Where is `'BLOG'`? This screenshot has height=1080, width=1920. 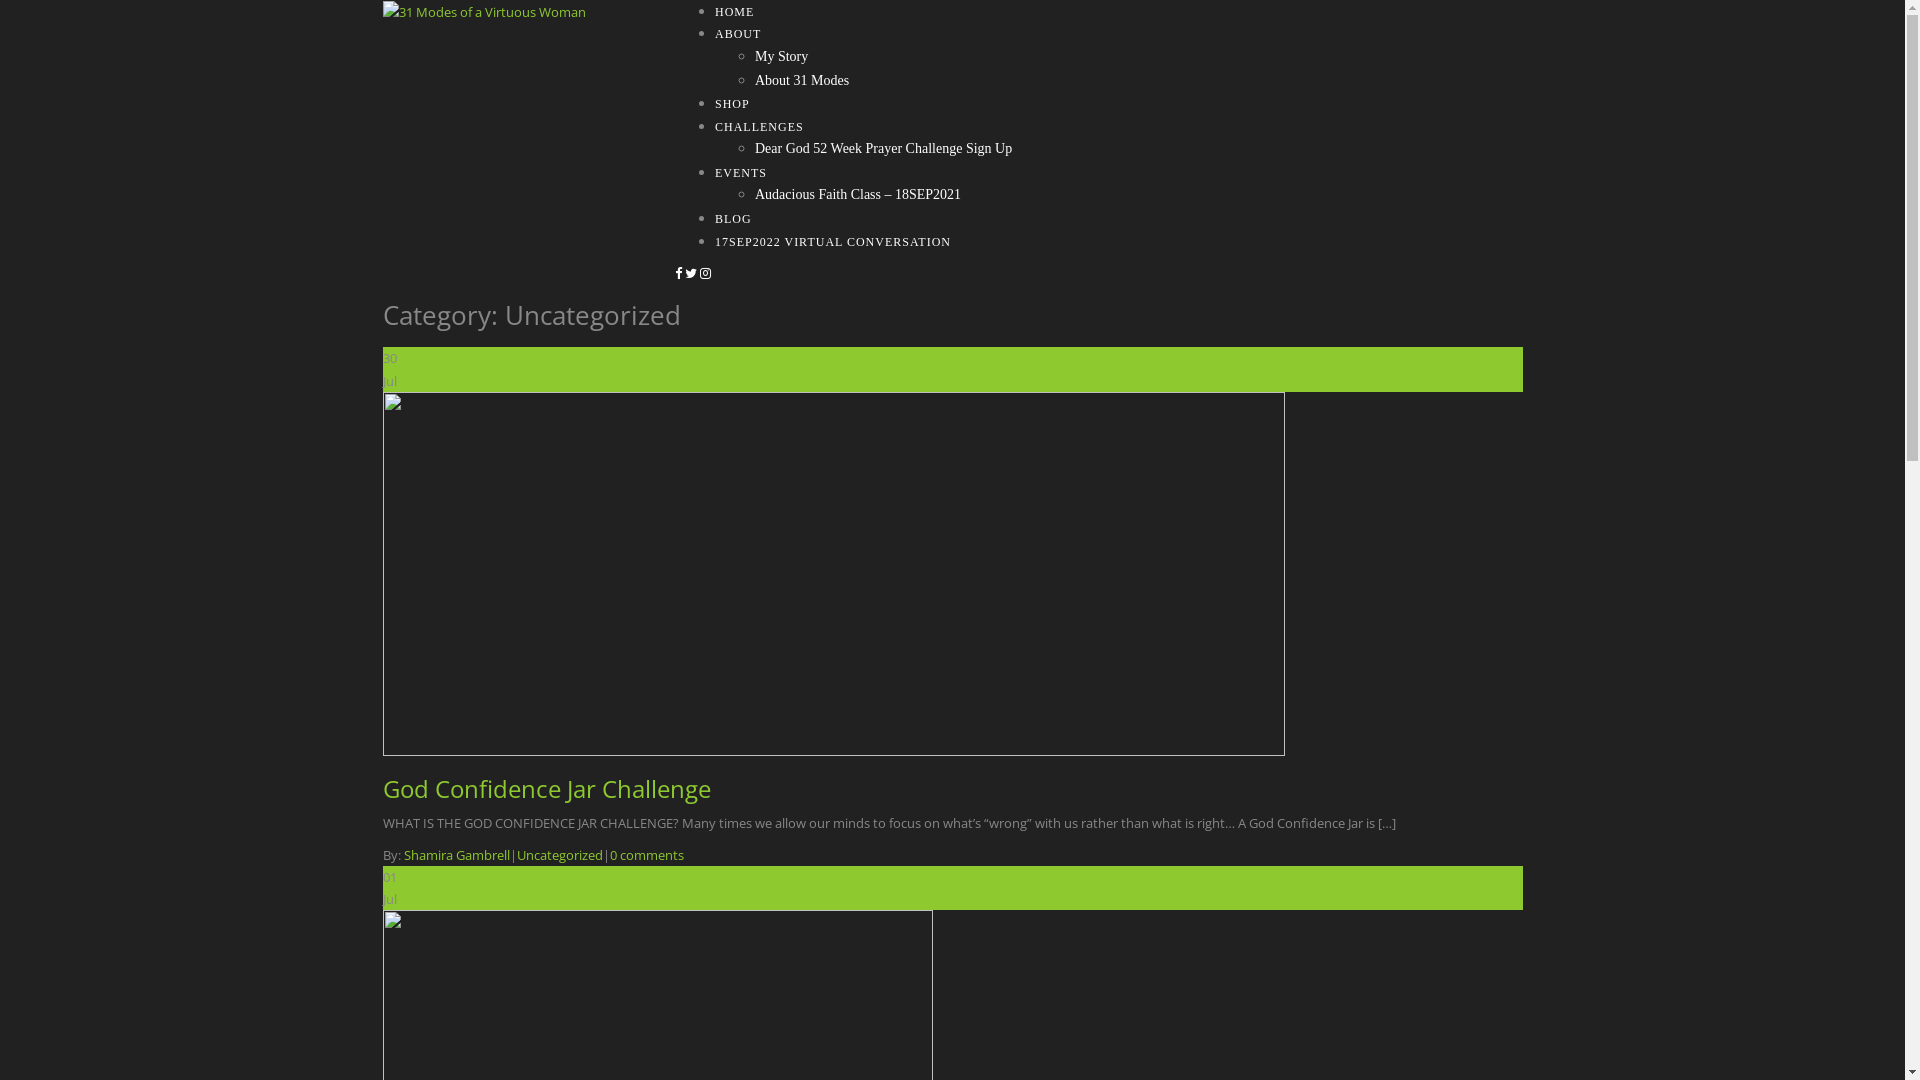
'BLOG' is located at coordinates (732, 219).